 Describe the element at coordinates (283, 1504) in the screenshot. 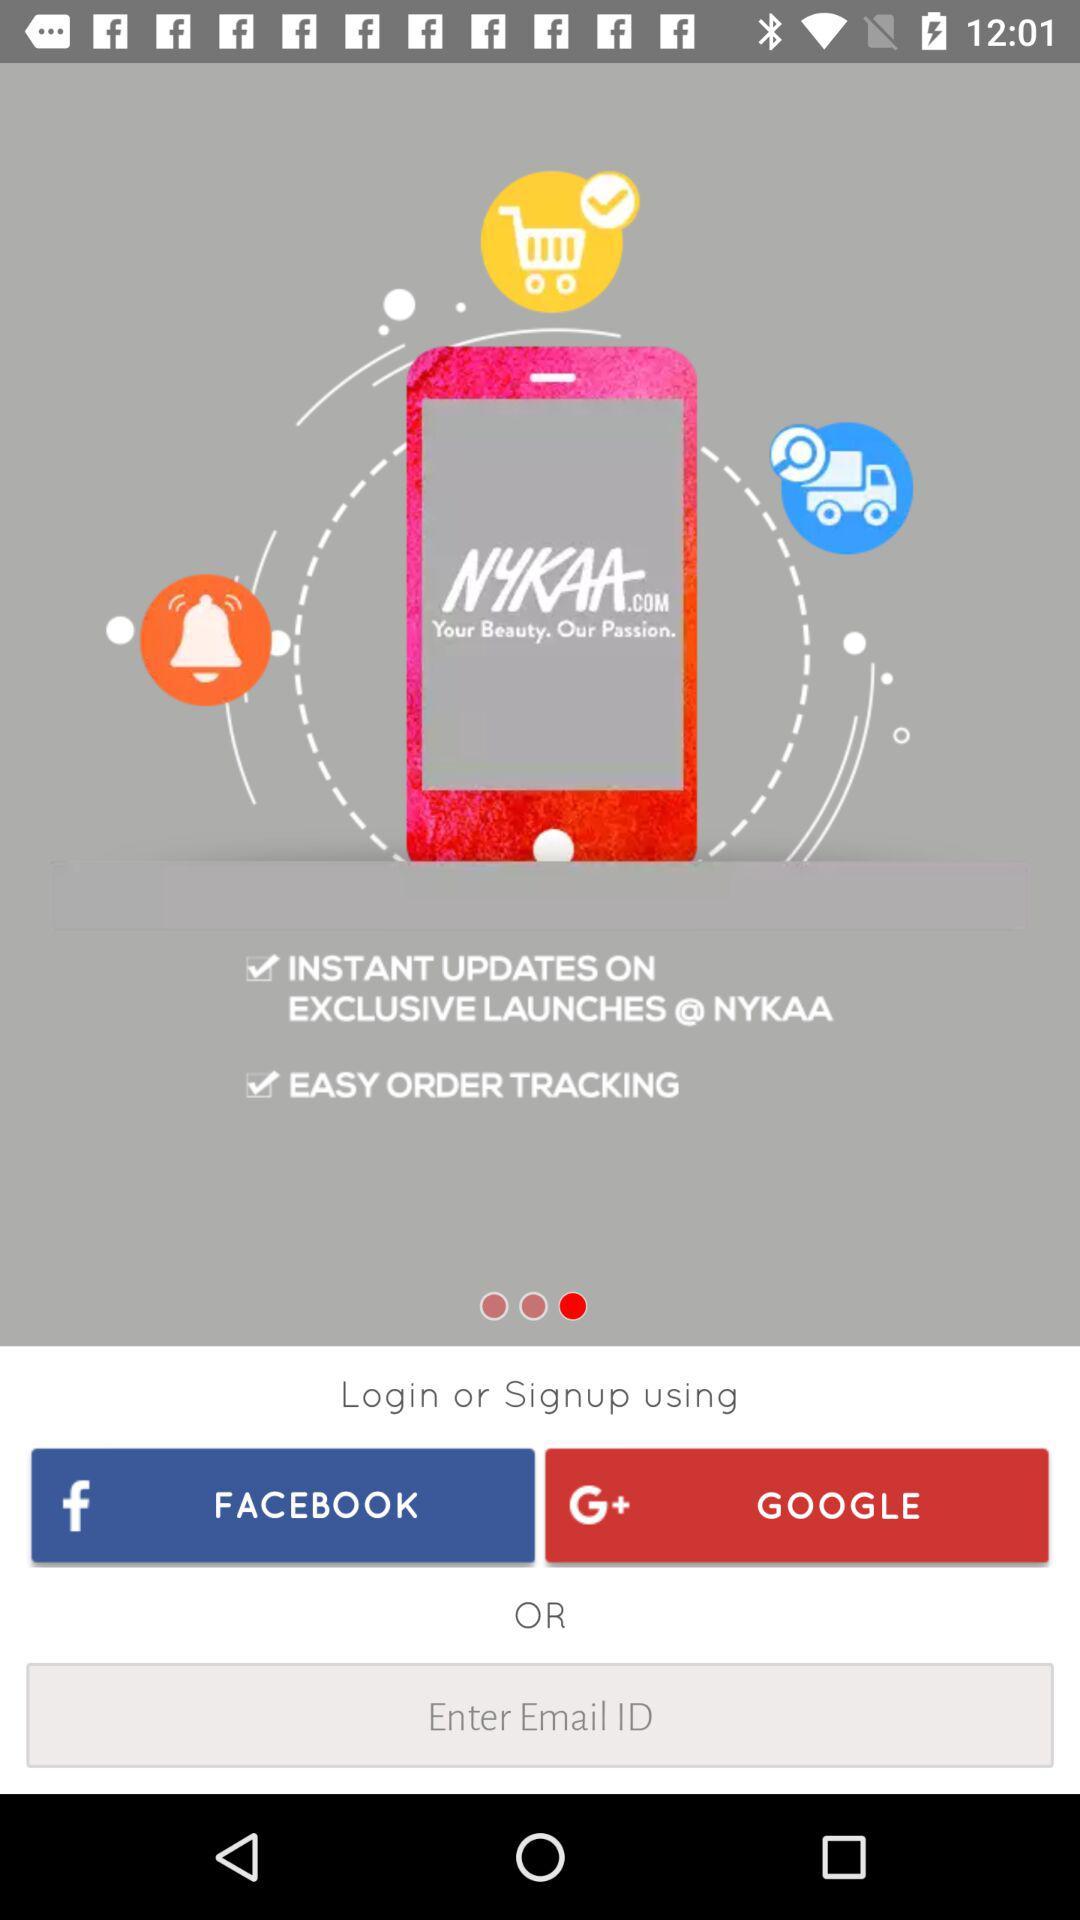

I see `facebook item` at that location.